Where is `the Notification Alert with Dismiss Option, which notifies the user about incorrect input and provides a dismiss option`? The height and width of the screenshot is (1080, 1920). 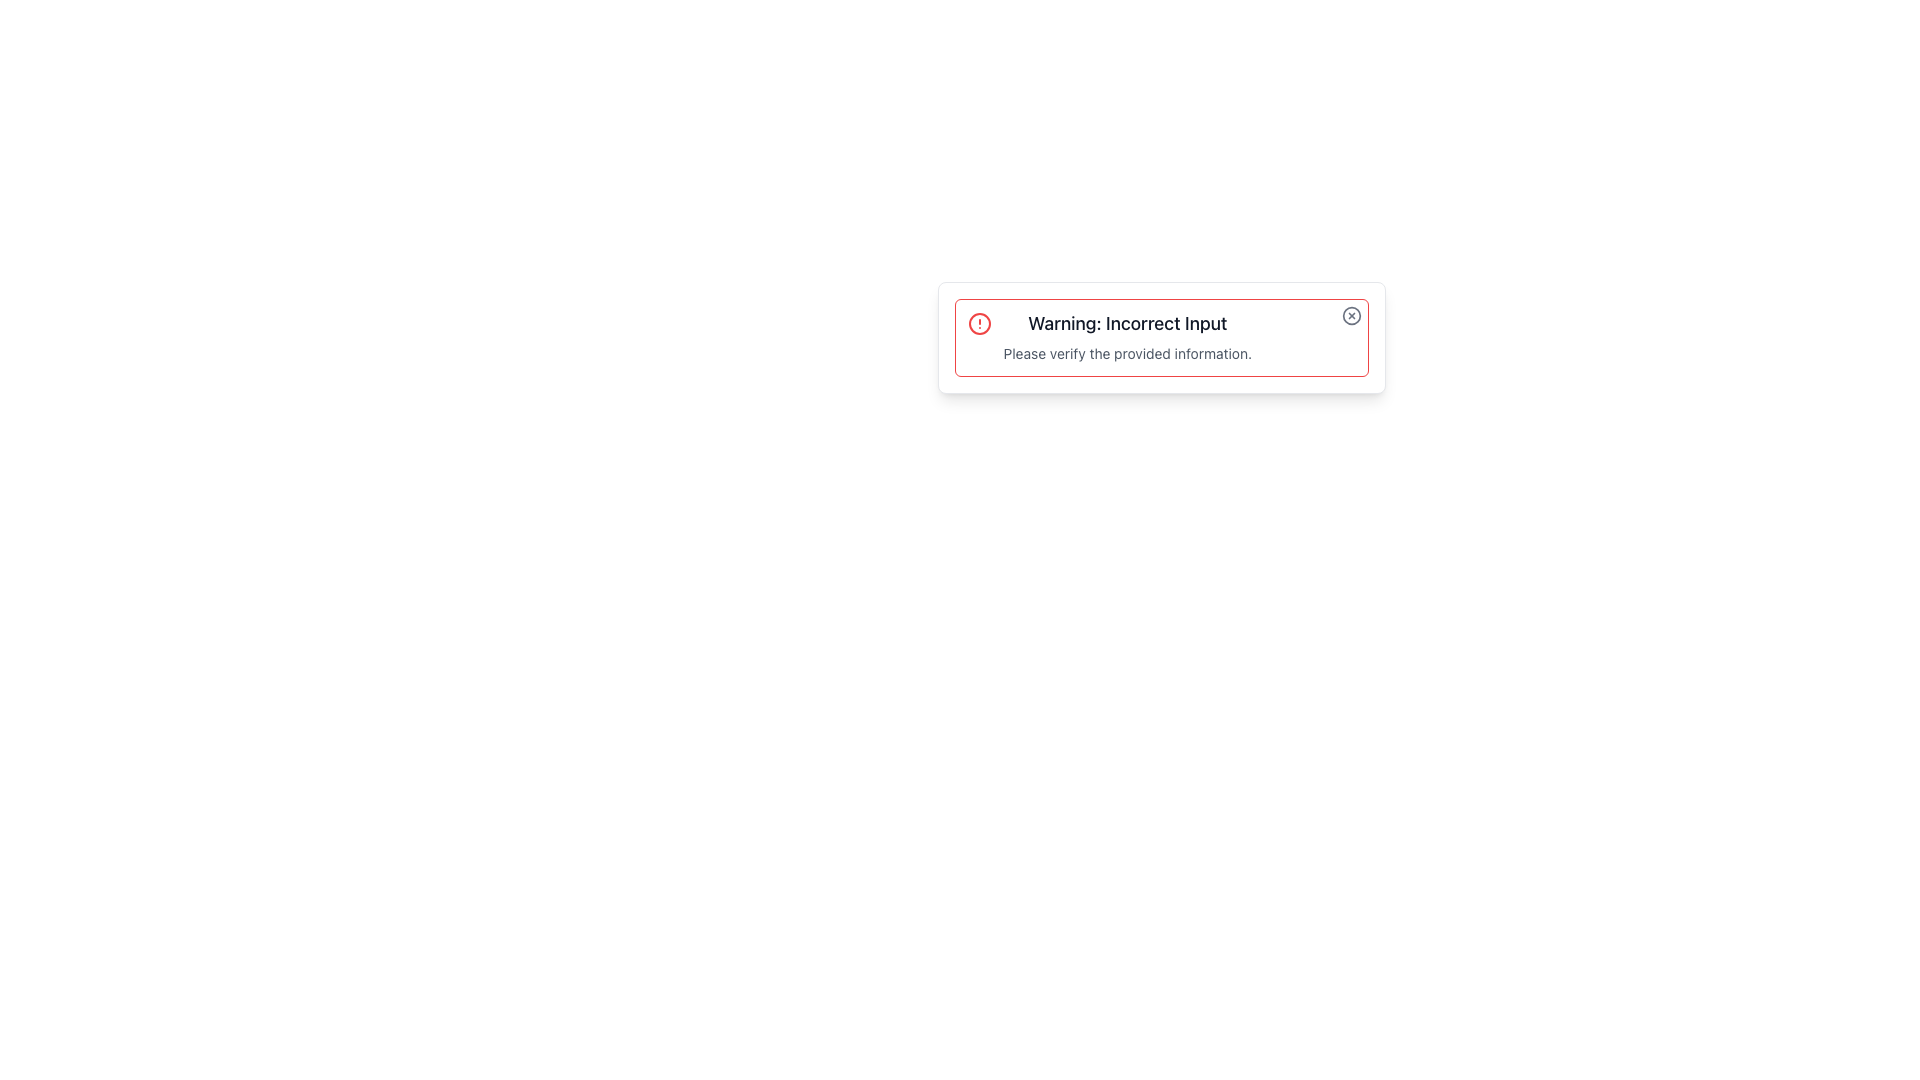
the Notification Alert with Dismiss Option, which notifies the user about incorrect input and provides a dismiss option is located at coordinates (1161, 337).